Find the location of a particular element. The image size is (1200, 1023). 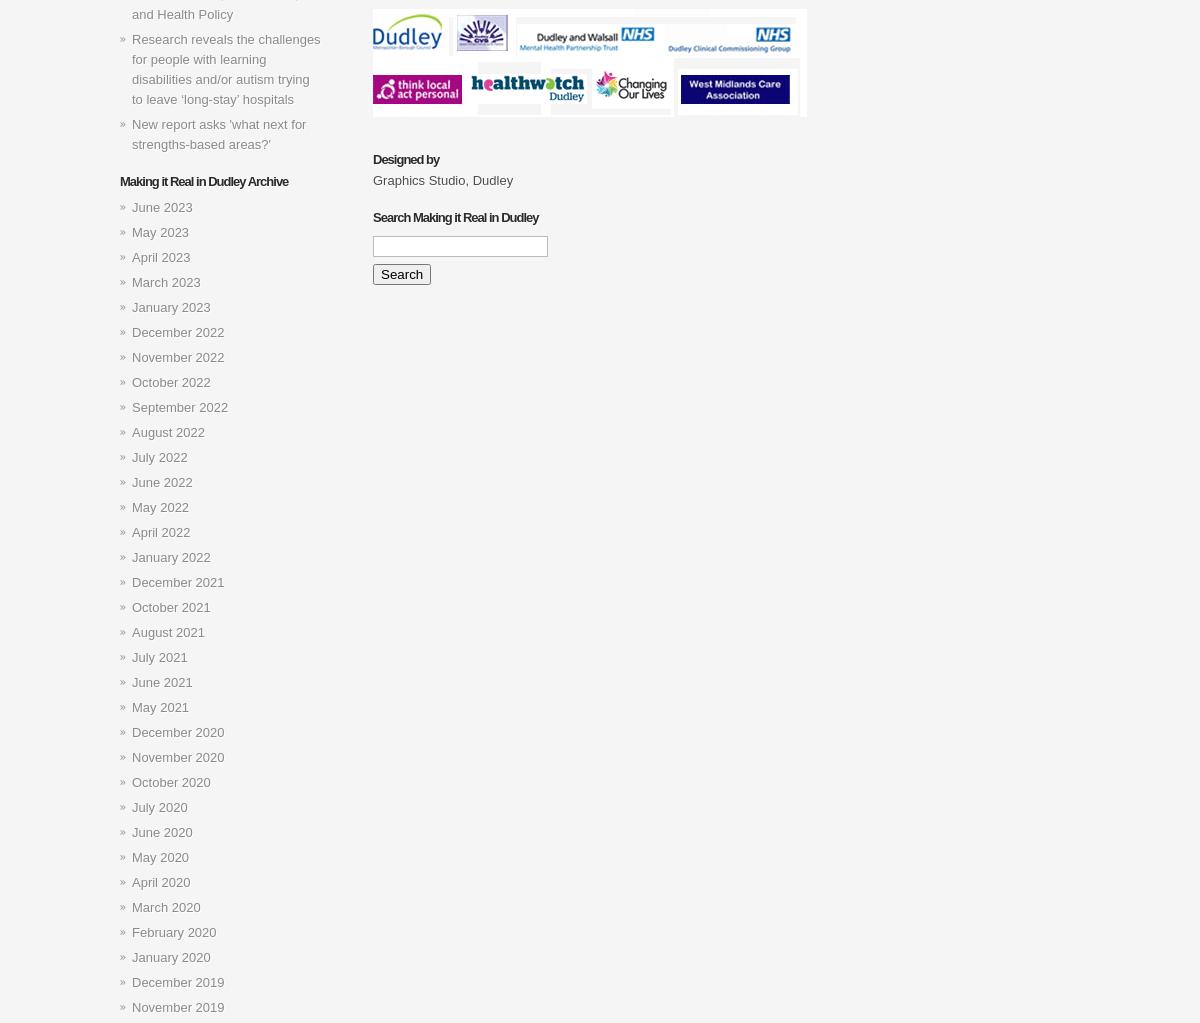

'May 2023' is located at coordinates (159, 231).